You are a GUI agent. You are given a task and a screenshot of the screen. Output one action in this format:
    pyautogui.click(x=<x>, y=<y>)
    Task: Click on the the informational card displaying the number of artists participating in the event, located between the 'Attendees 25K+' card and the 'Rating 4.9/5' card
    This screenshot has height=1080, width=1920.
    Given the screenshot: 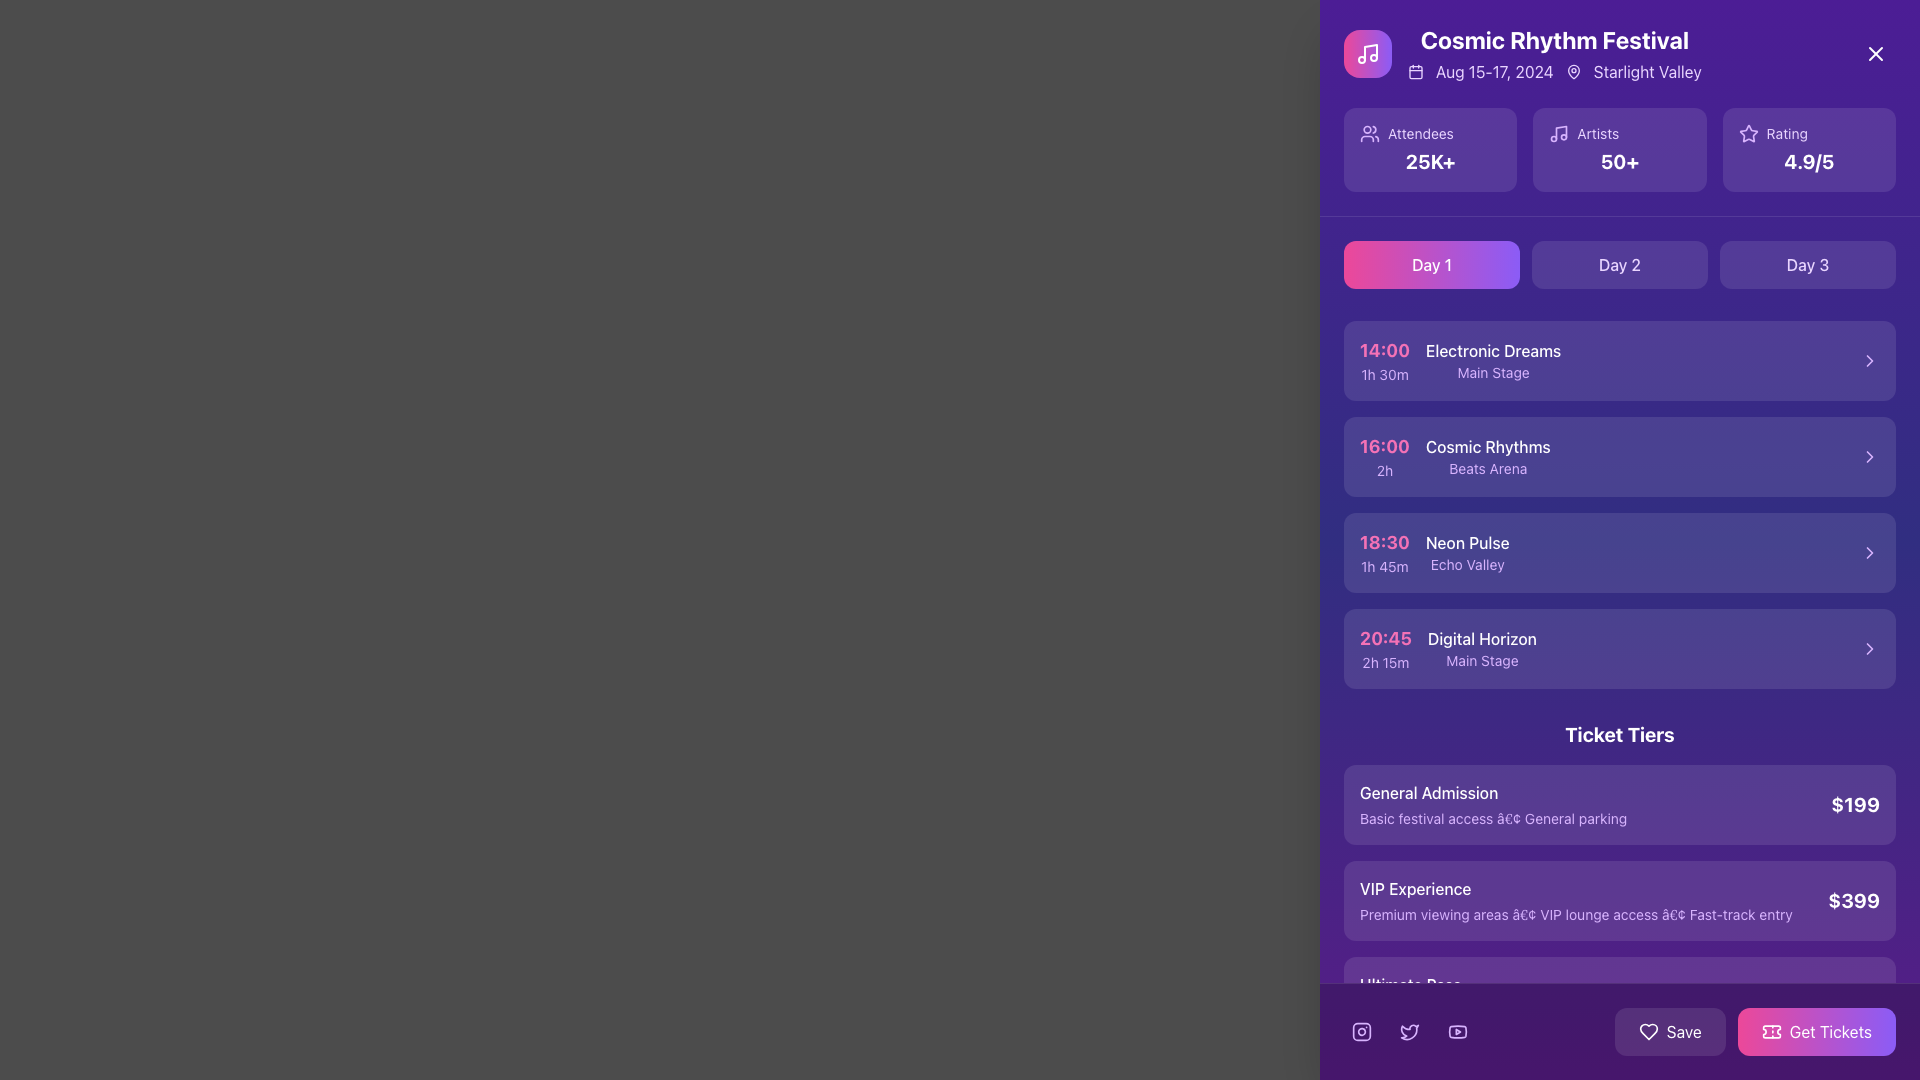 What is the action you would take?
    pyautogui.click(x=1619, y=149)
    